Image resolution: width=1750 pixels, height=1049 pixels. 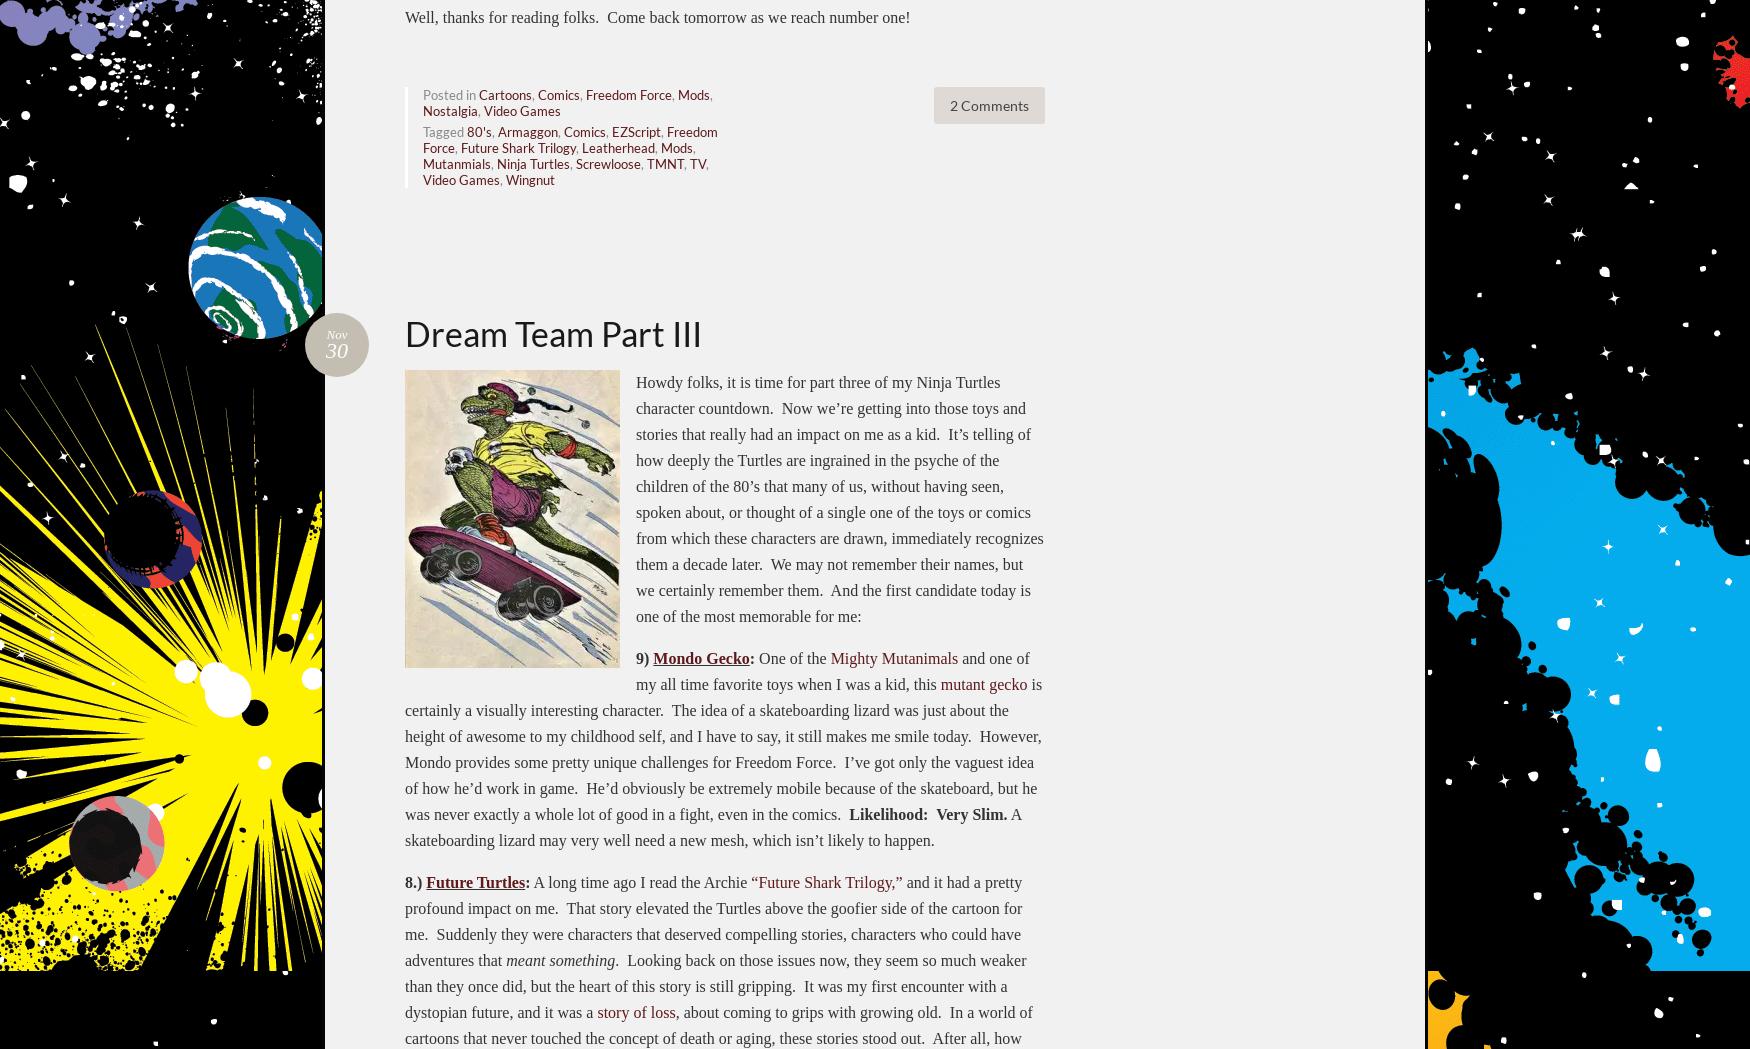 What do you see at coordinates (529, 177) in the screenshot?
I see `'Wingnut'` at bounding box center [529, 177].